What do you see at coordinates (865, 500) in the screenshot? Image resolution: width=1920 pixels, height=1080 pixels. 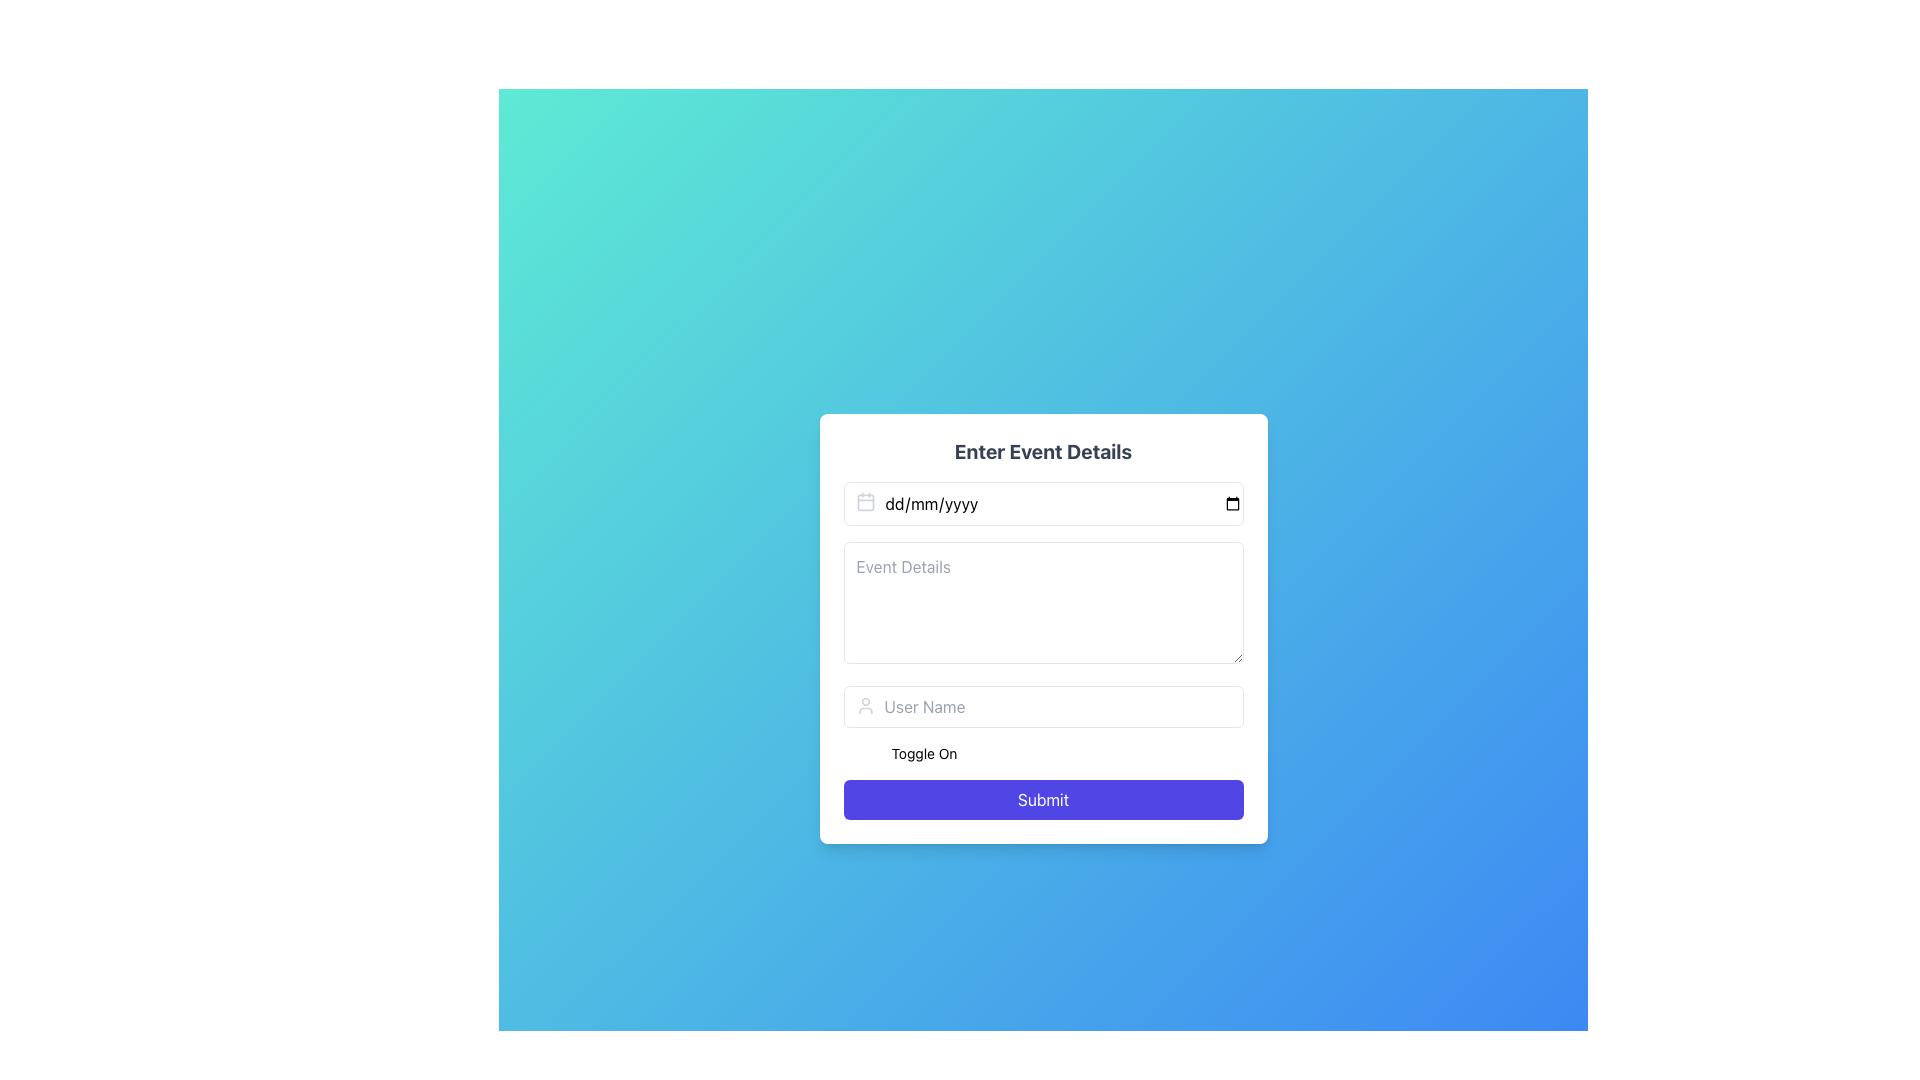 I see `the calendar icon, which is a light gray, rounded rectangular icon located to the left of the date input field labeled 'dd/mm/yyyy' in the event details form` at bounding box center [865, 500].